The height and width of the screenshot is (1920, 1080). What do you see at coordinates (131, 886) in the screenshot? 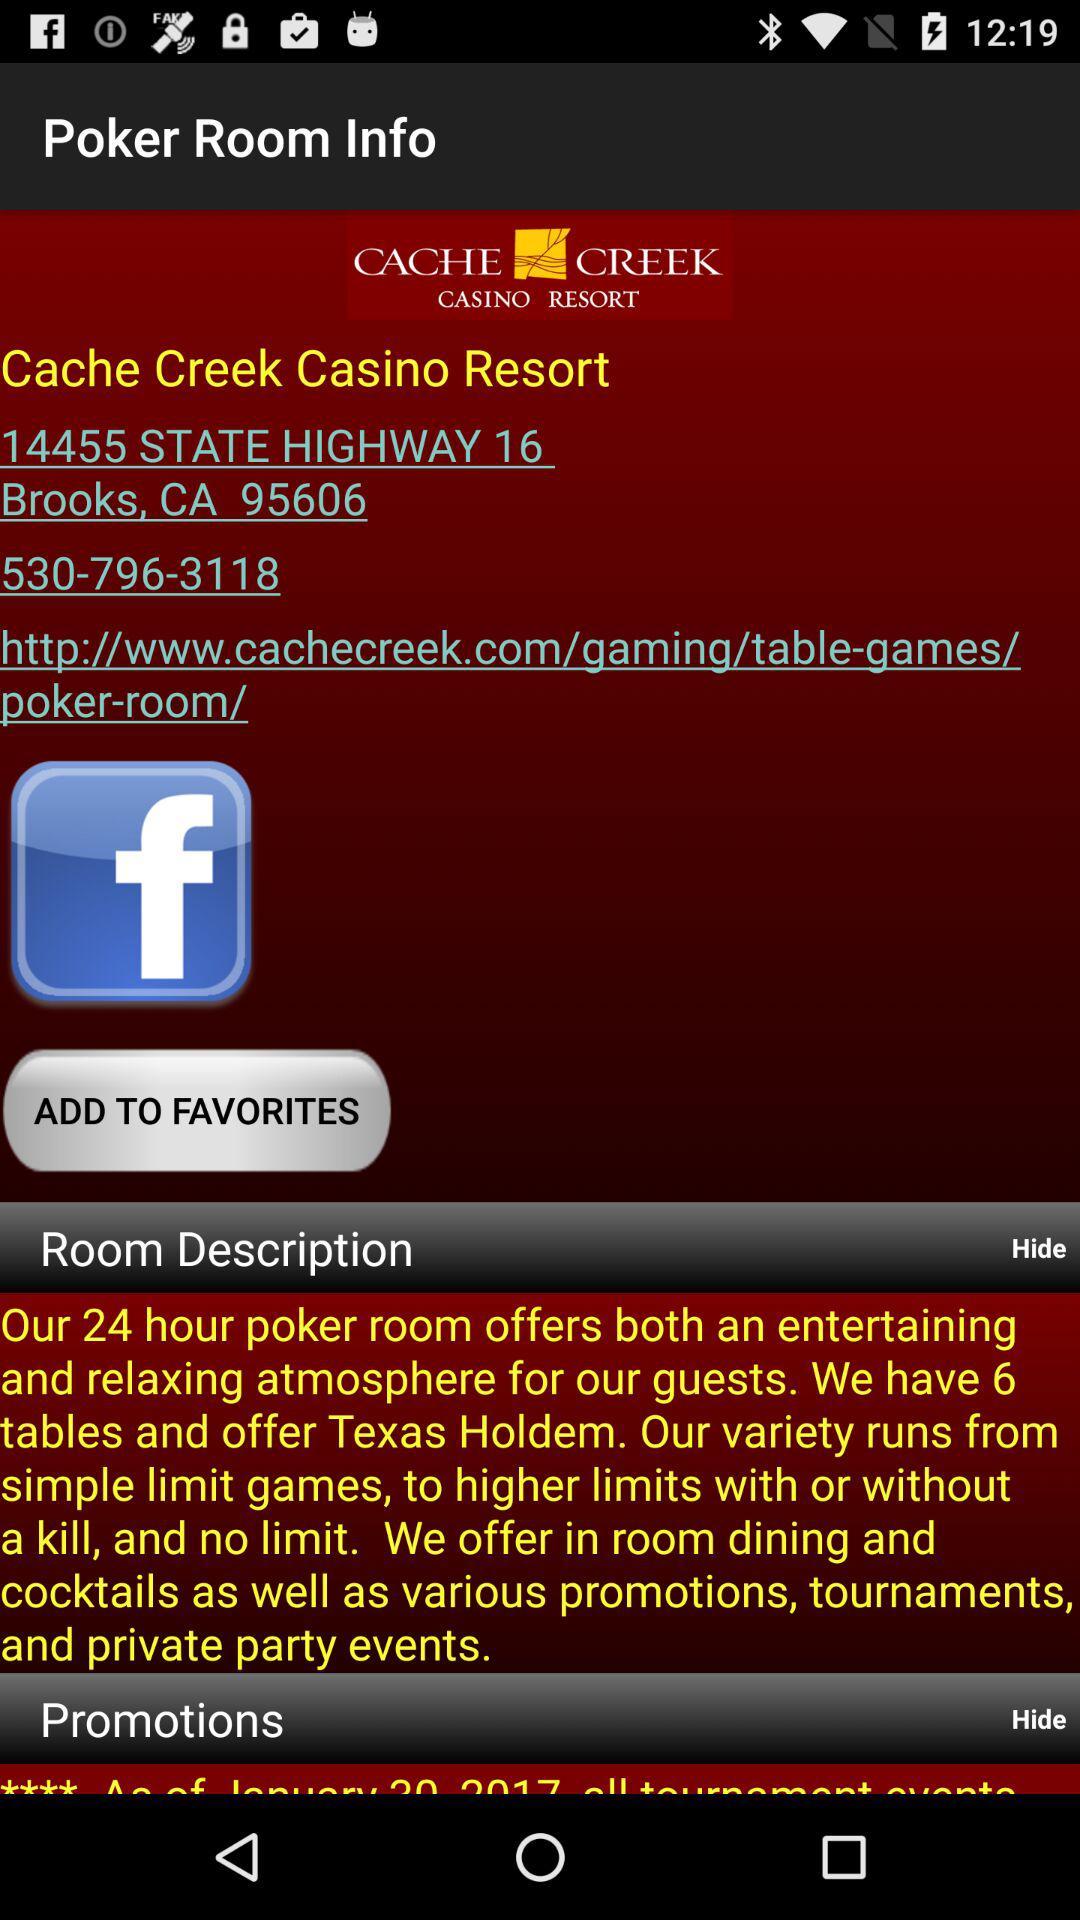
I see `facebook` at bounding box center [131, 886].